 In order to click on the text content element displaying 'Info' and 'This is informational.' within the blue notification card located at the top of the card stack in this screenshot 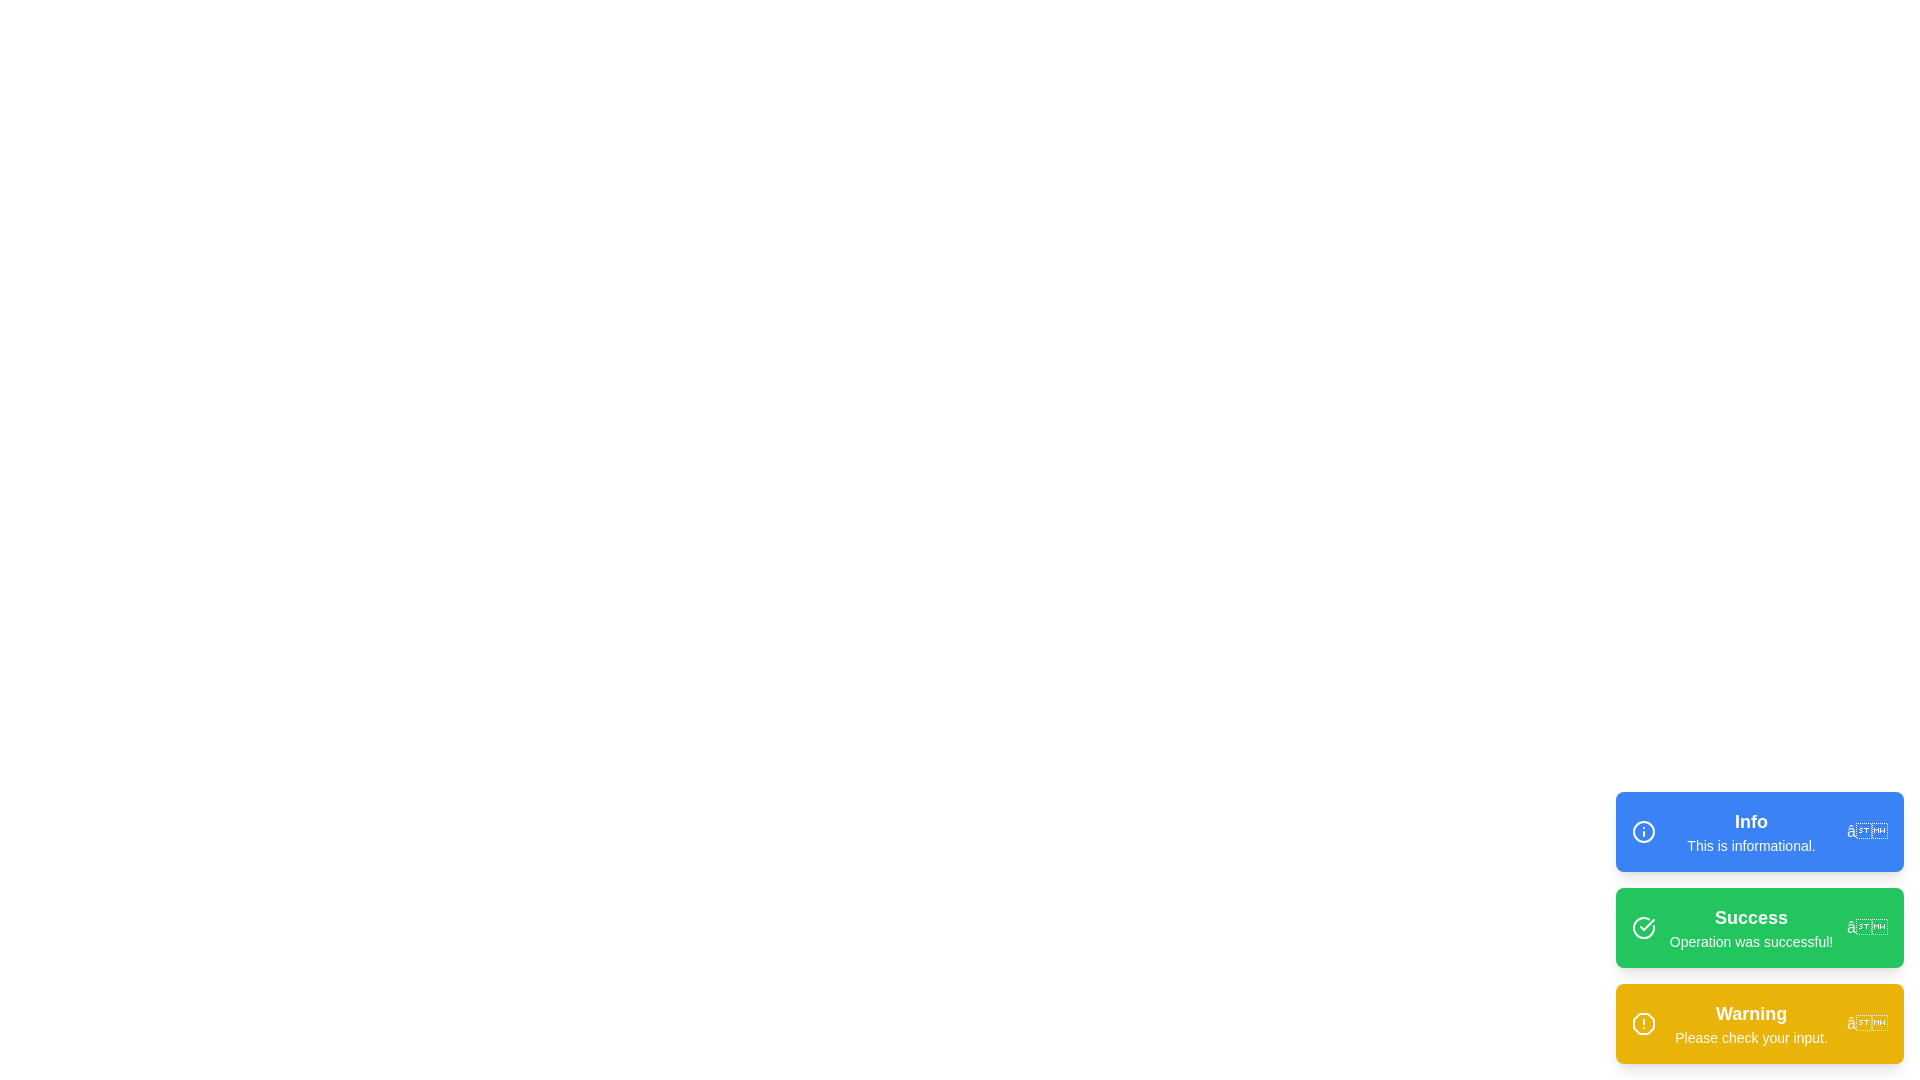, I will do `click(1750, 832)`.